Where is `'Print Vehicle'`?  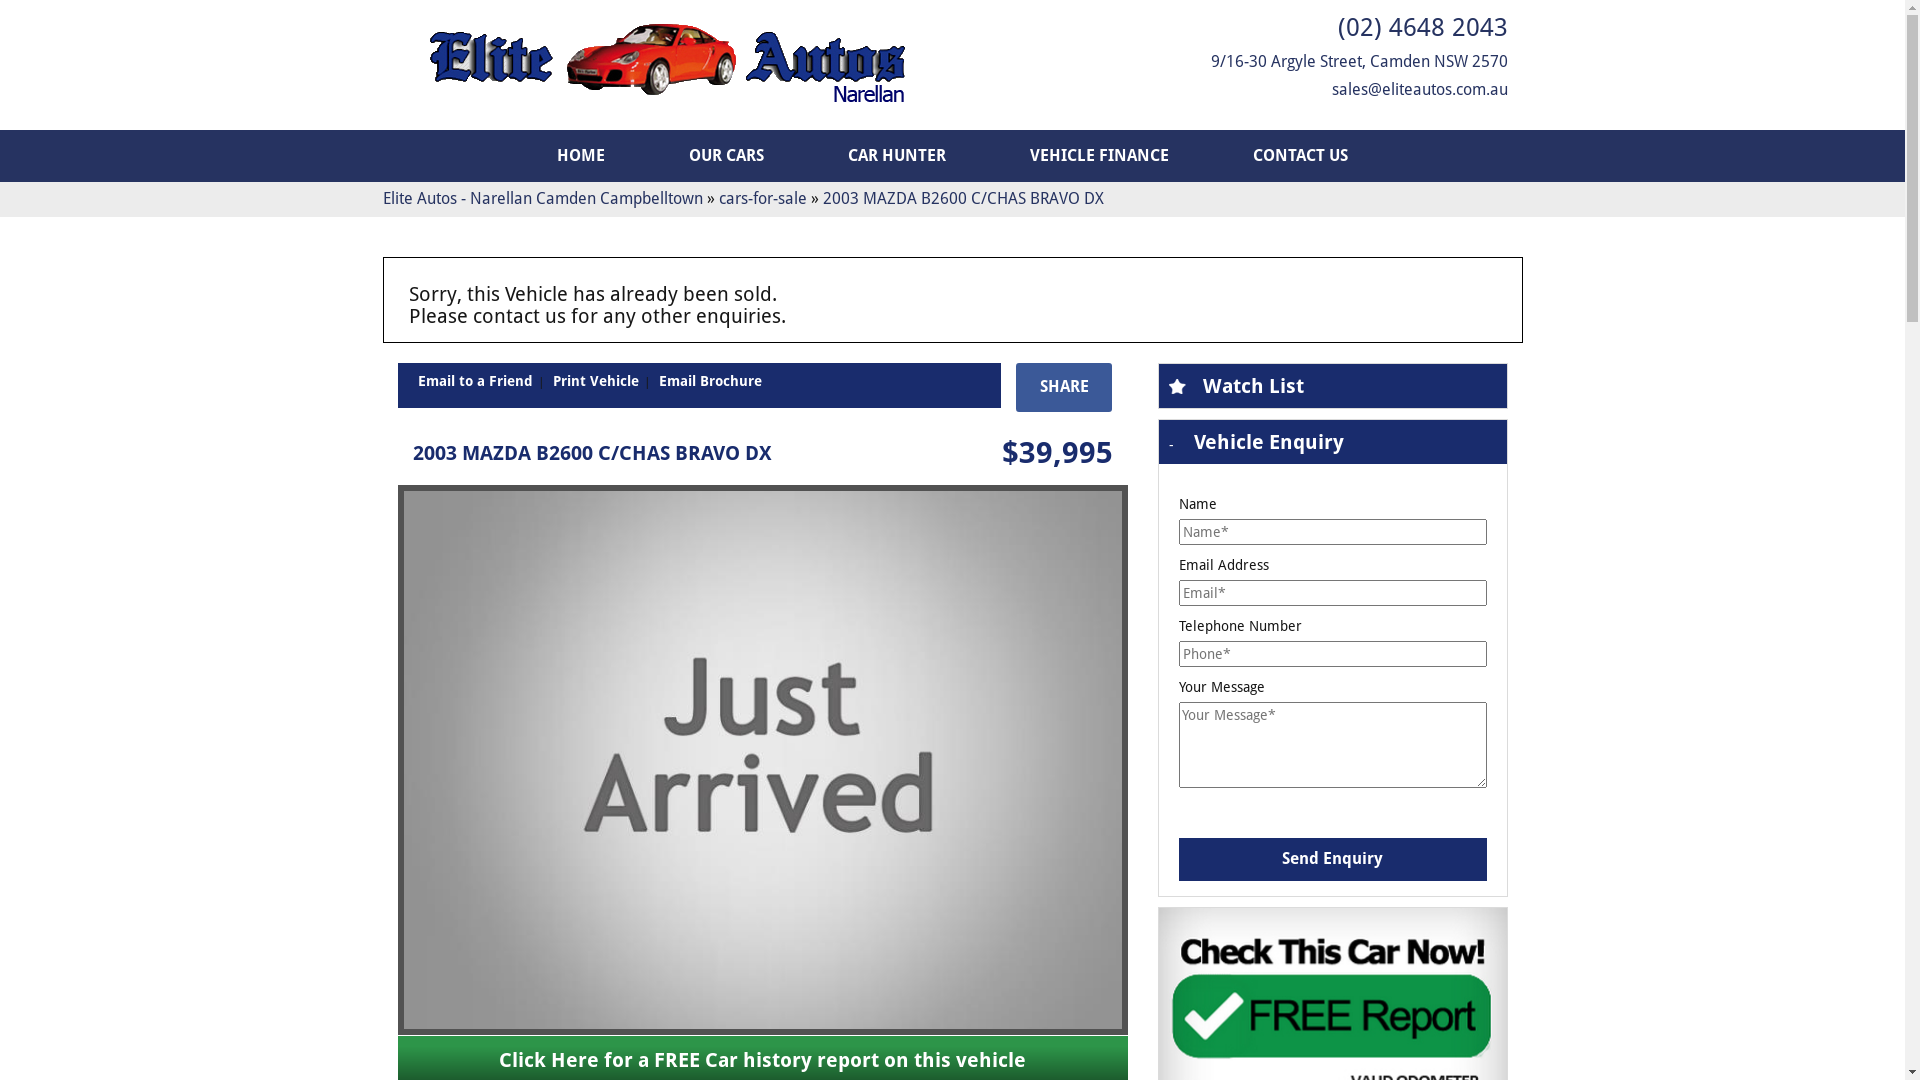
'Print Vehicle' is located at coordinates (594, 381).